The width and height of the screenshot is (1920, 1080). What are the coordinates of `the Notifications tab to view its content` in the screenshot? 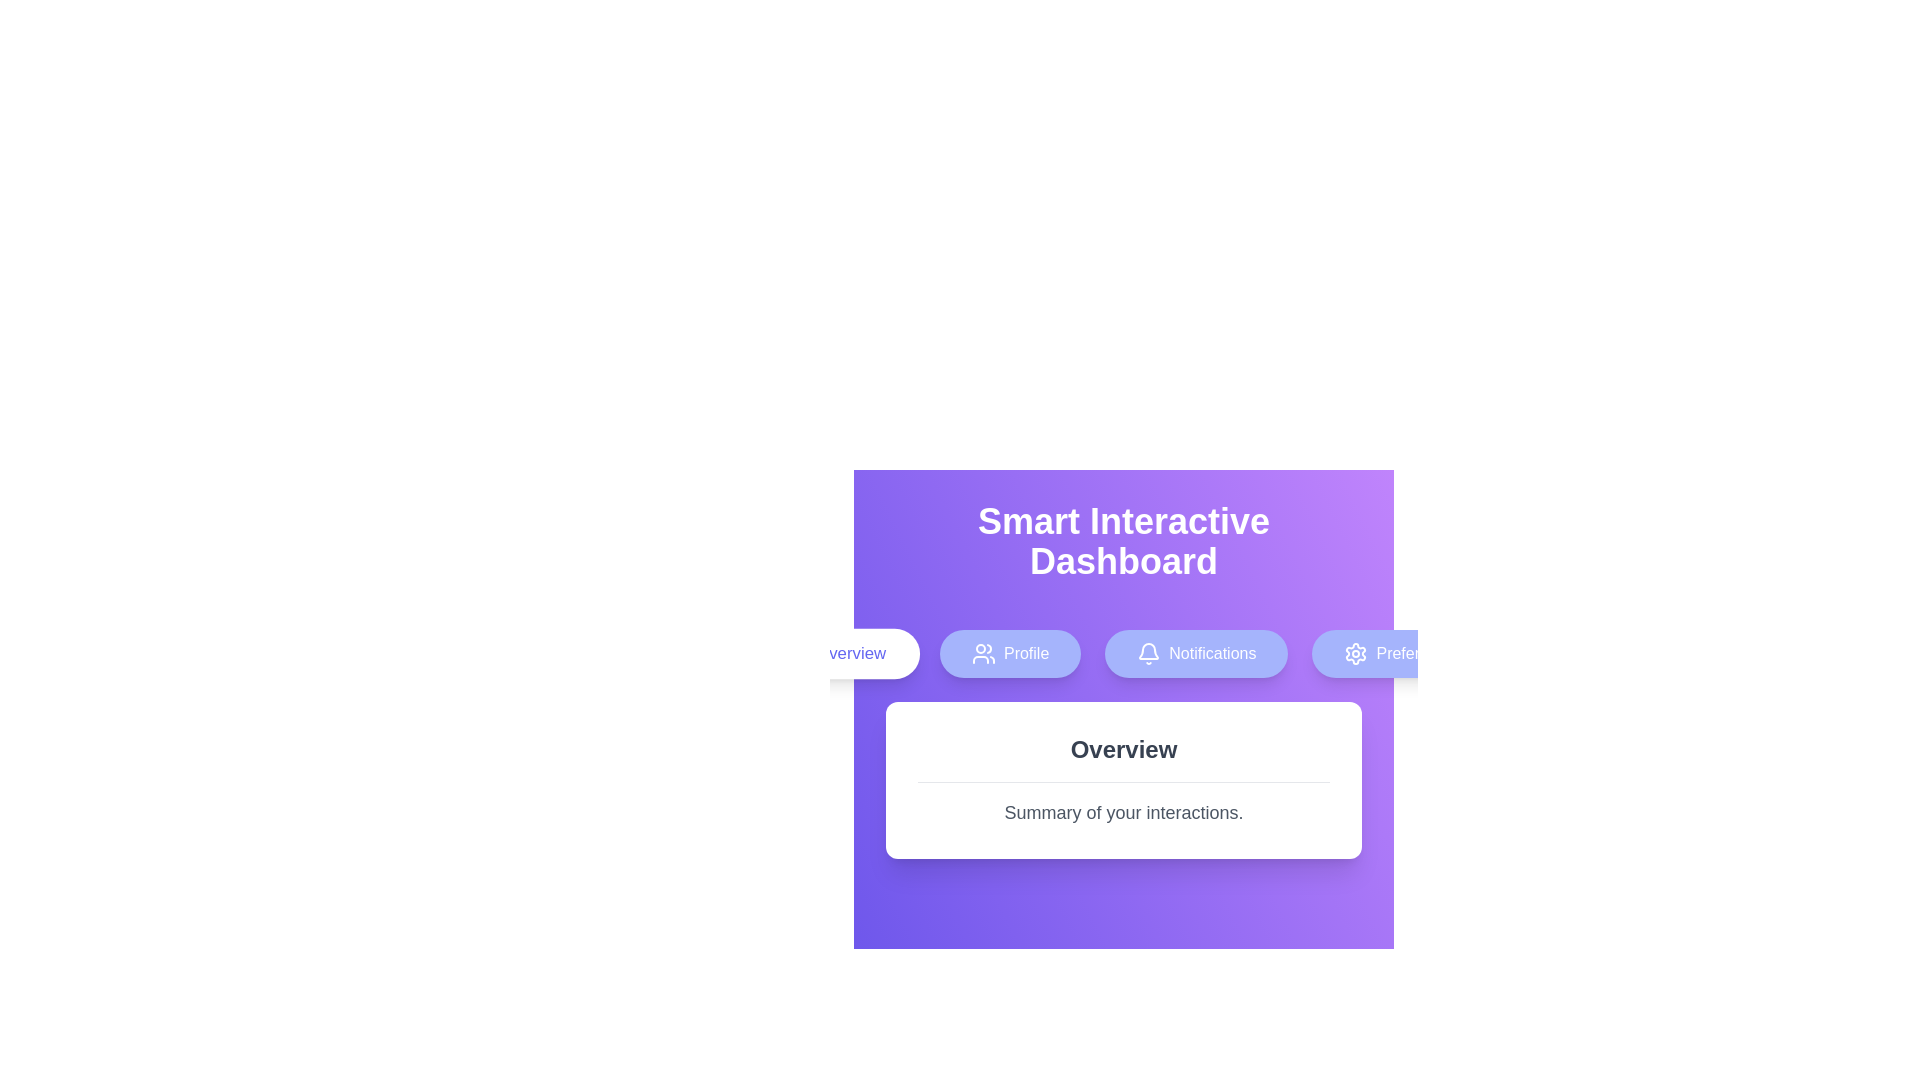 It's located at (1195, 654).